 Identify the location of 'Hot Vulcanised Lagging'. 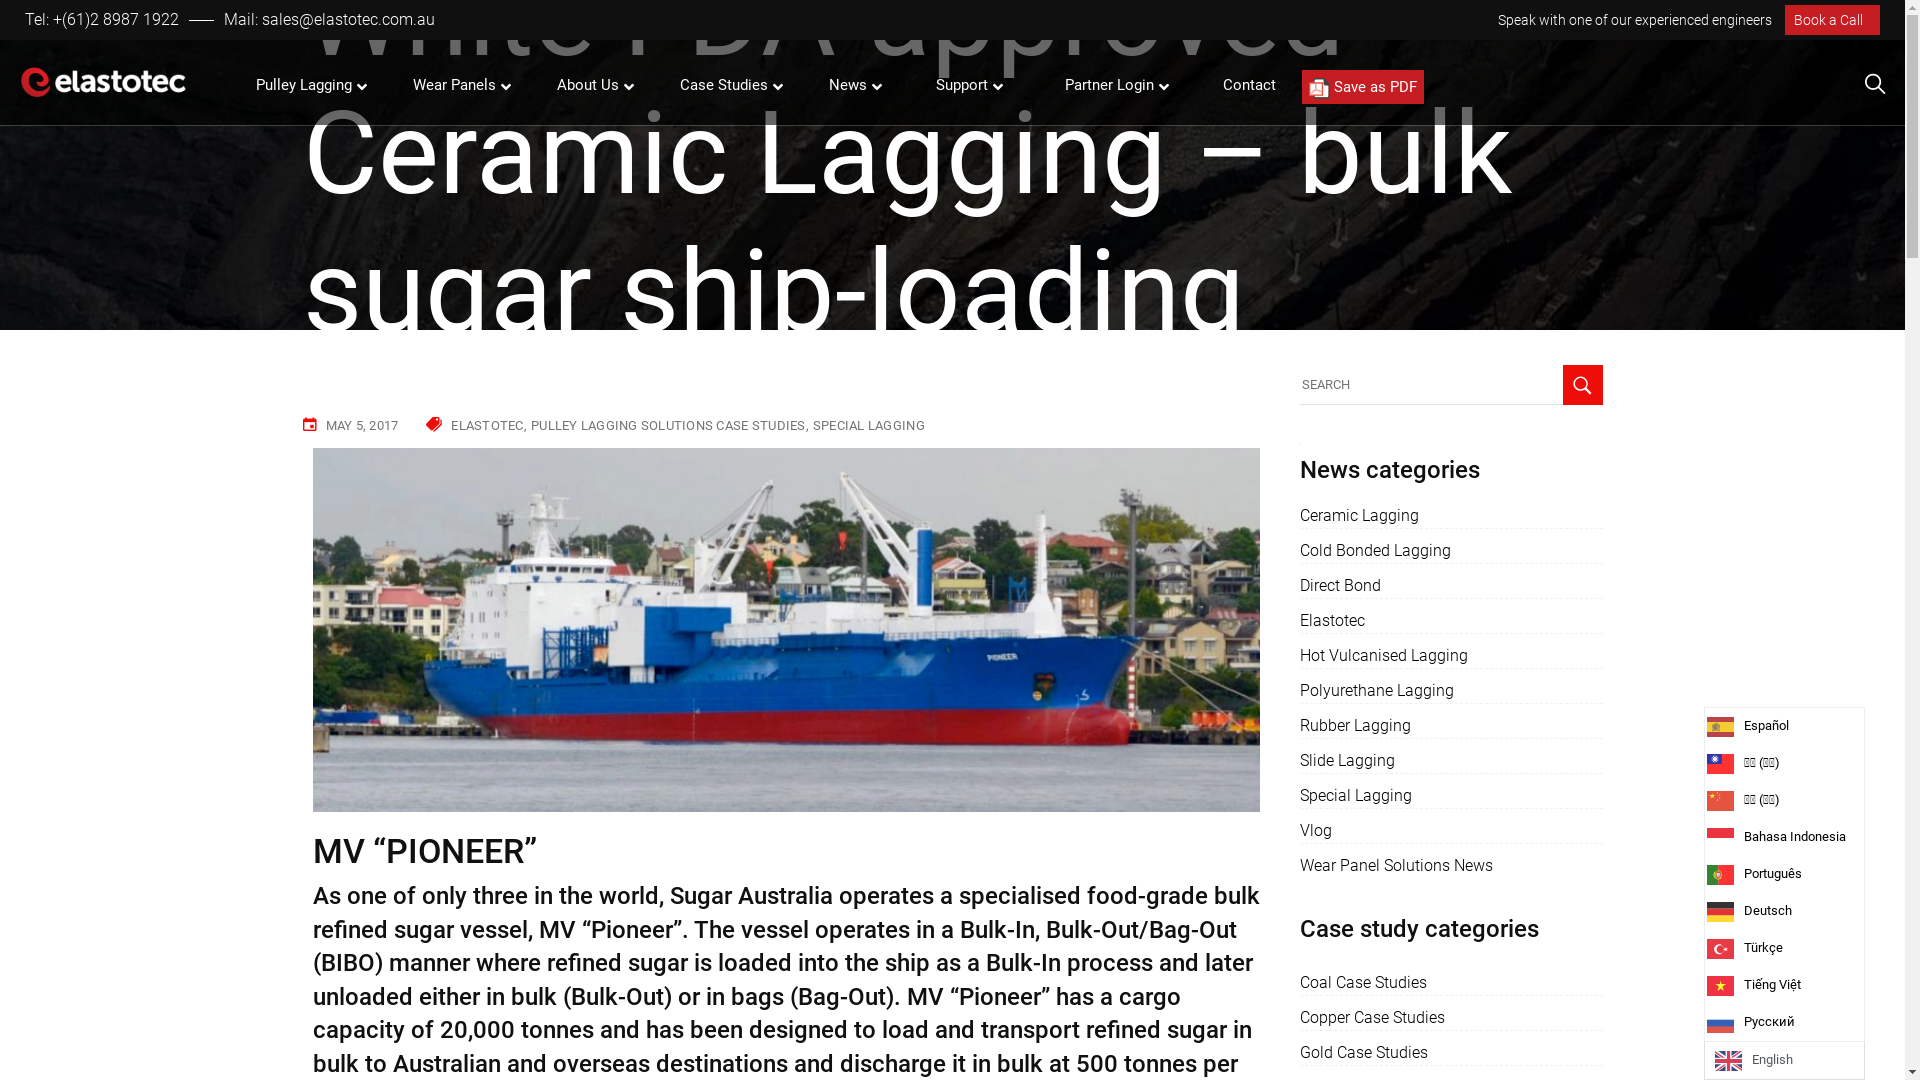
(1382, 655).